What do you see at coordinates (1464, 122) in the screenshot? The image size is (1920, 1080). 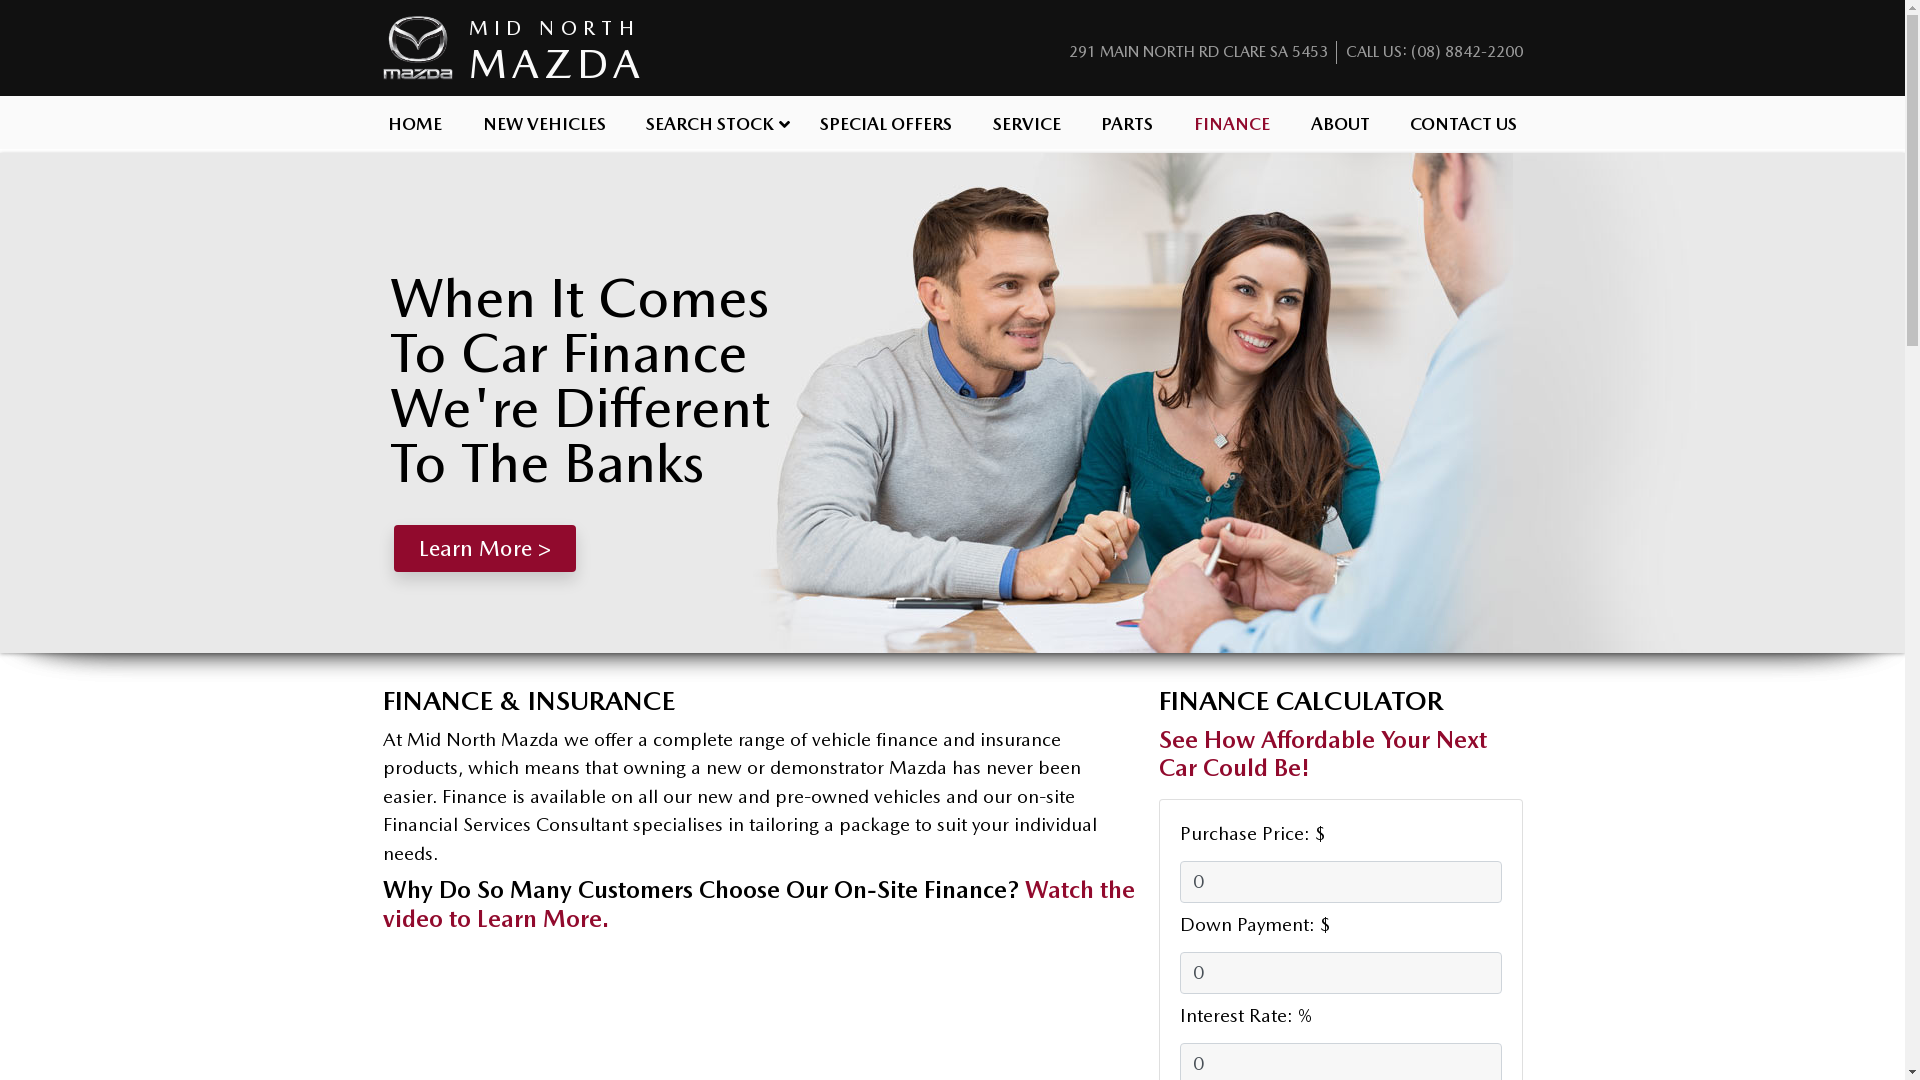 I see `'CONTACT US'` at bounding box center [1464, 122].